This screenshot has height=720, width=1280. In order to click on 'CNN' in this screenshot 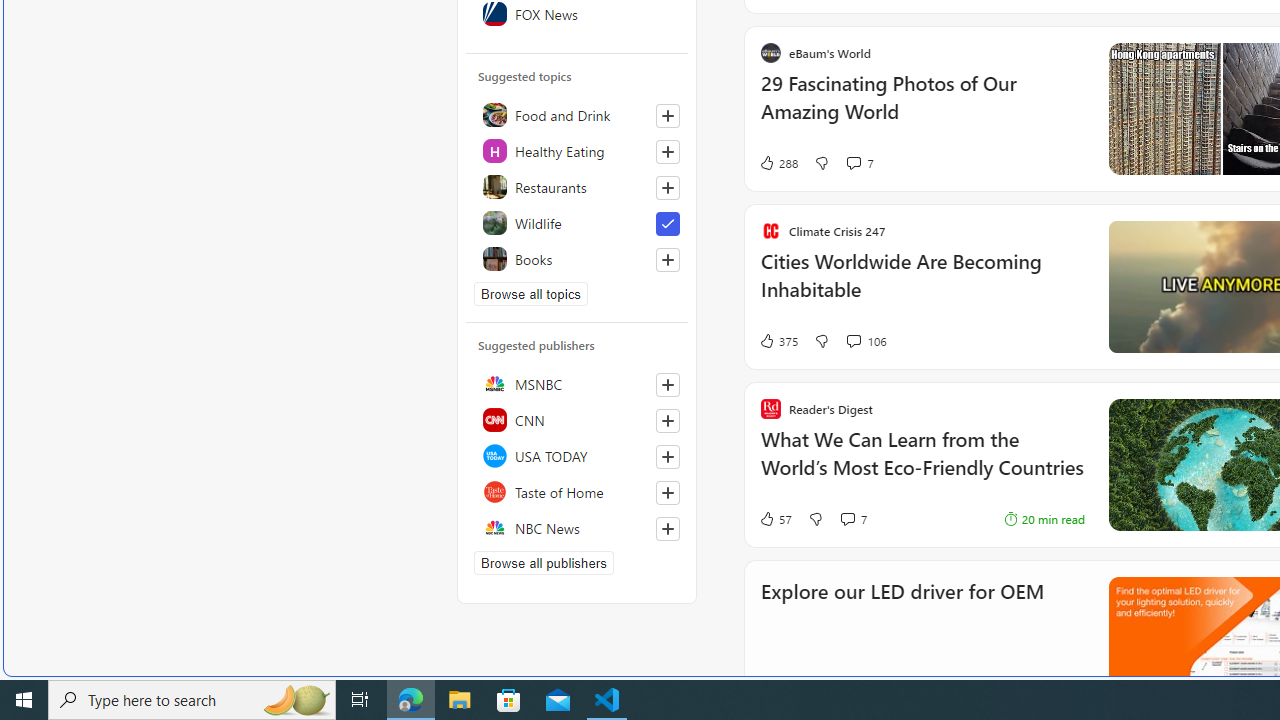, I will do `click(576, 419)`.